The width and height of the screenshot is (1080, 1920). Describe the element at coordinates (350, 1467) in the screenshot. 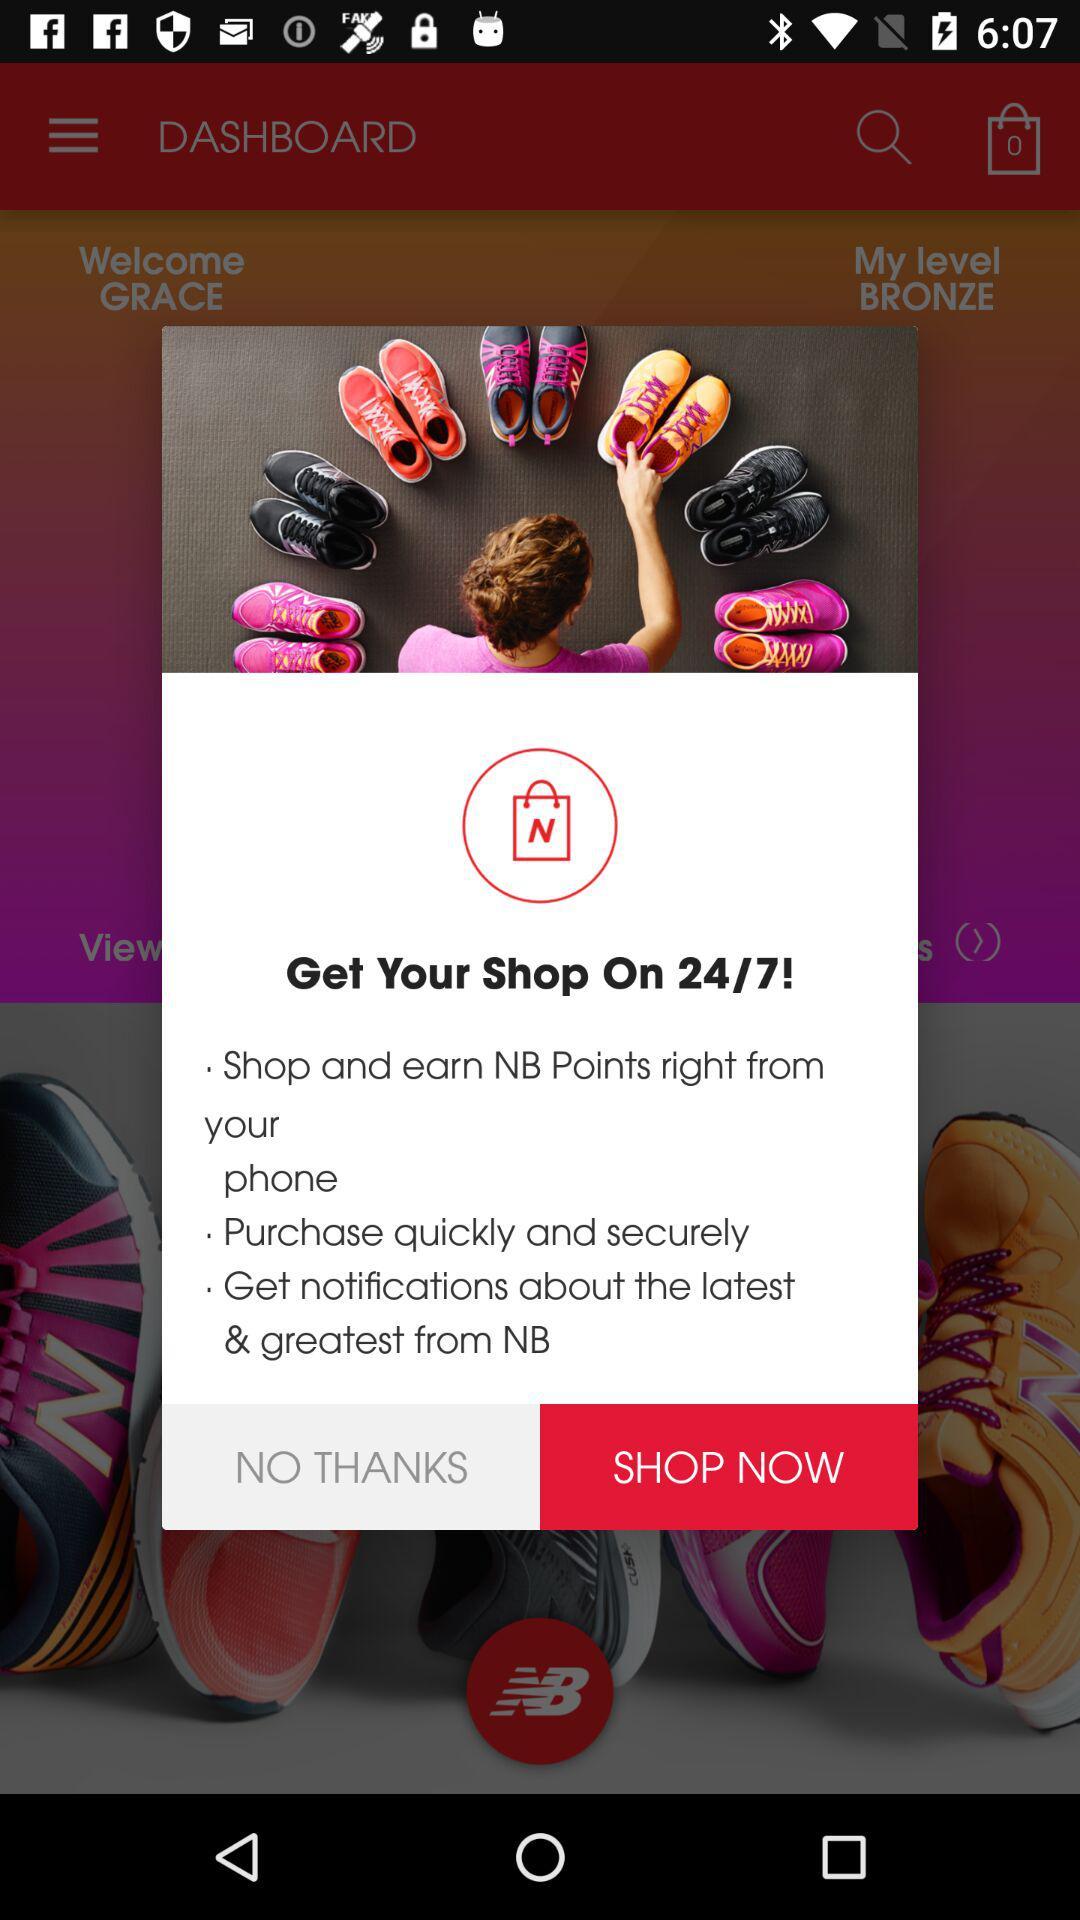

I see `the item to the left of shop now icon` at that location.